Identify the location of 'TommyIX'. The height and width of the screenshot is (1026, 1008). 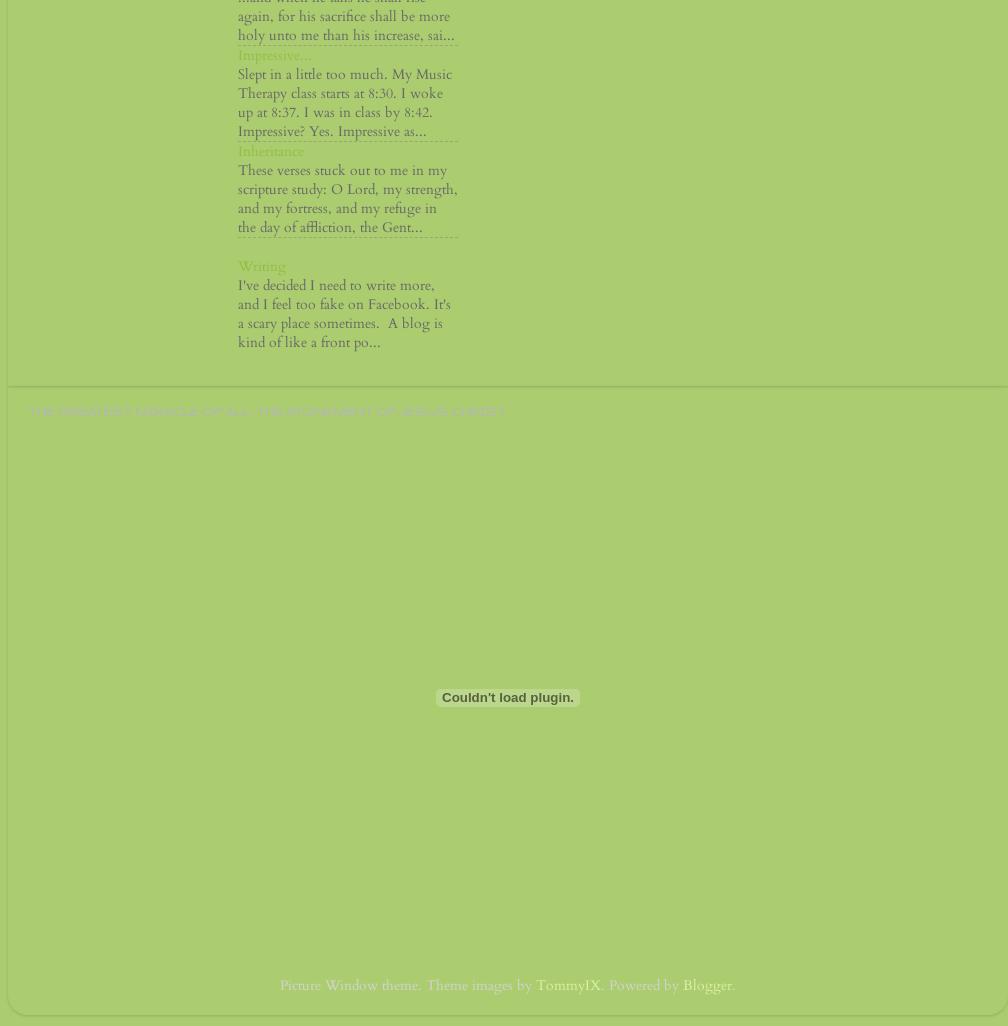
(568, 983).